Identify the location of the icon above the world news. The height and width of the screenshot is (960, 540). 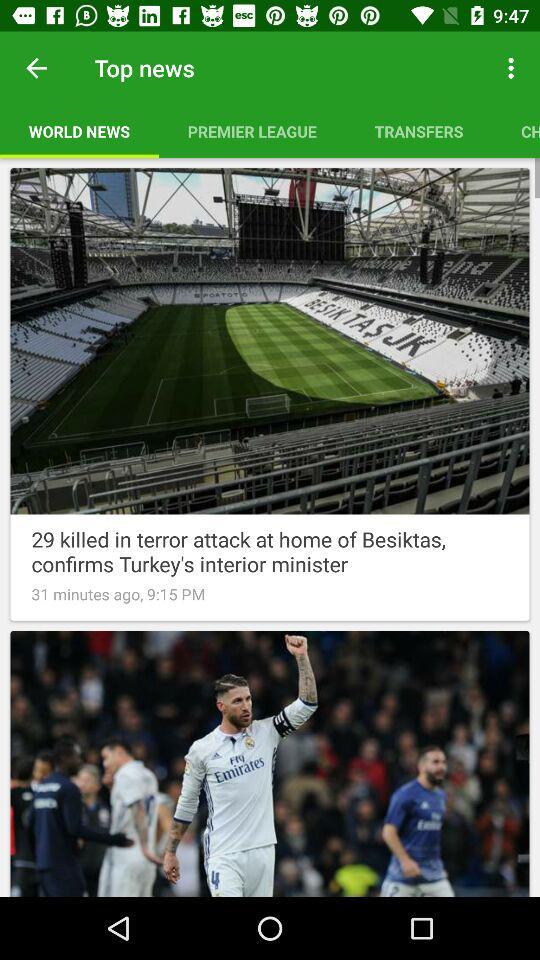
(36, 68).